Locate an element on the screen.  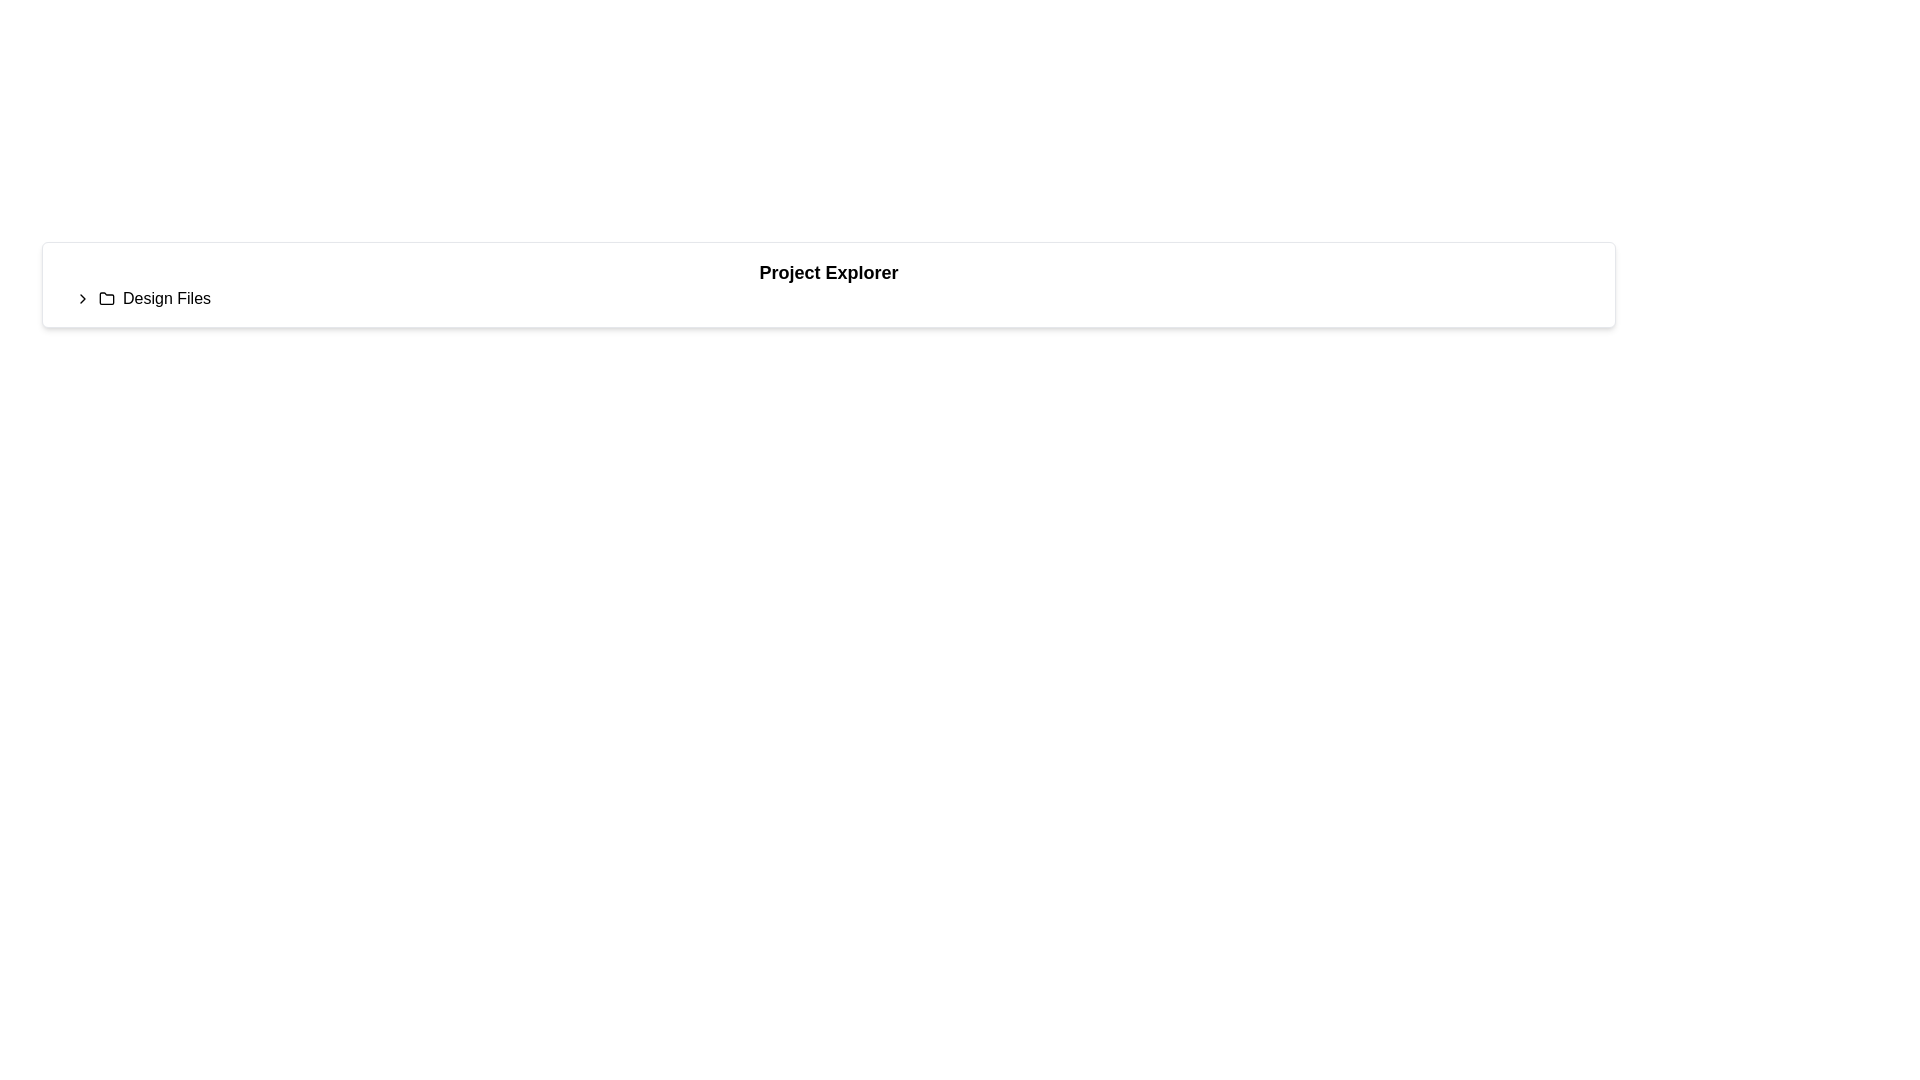
the non-interactive folder icon located to the left of the 'Design Files' label is located at coordinates (105, 297).